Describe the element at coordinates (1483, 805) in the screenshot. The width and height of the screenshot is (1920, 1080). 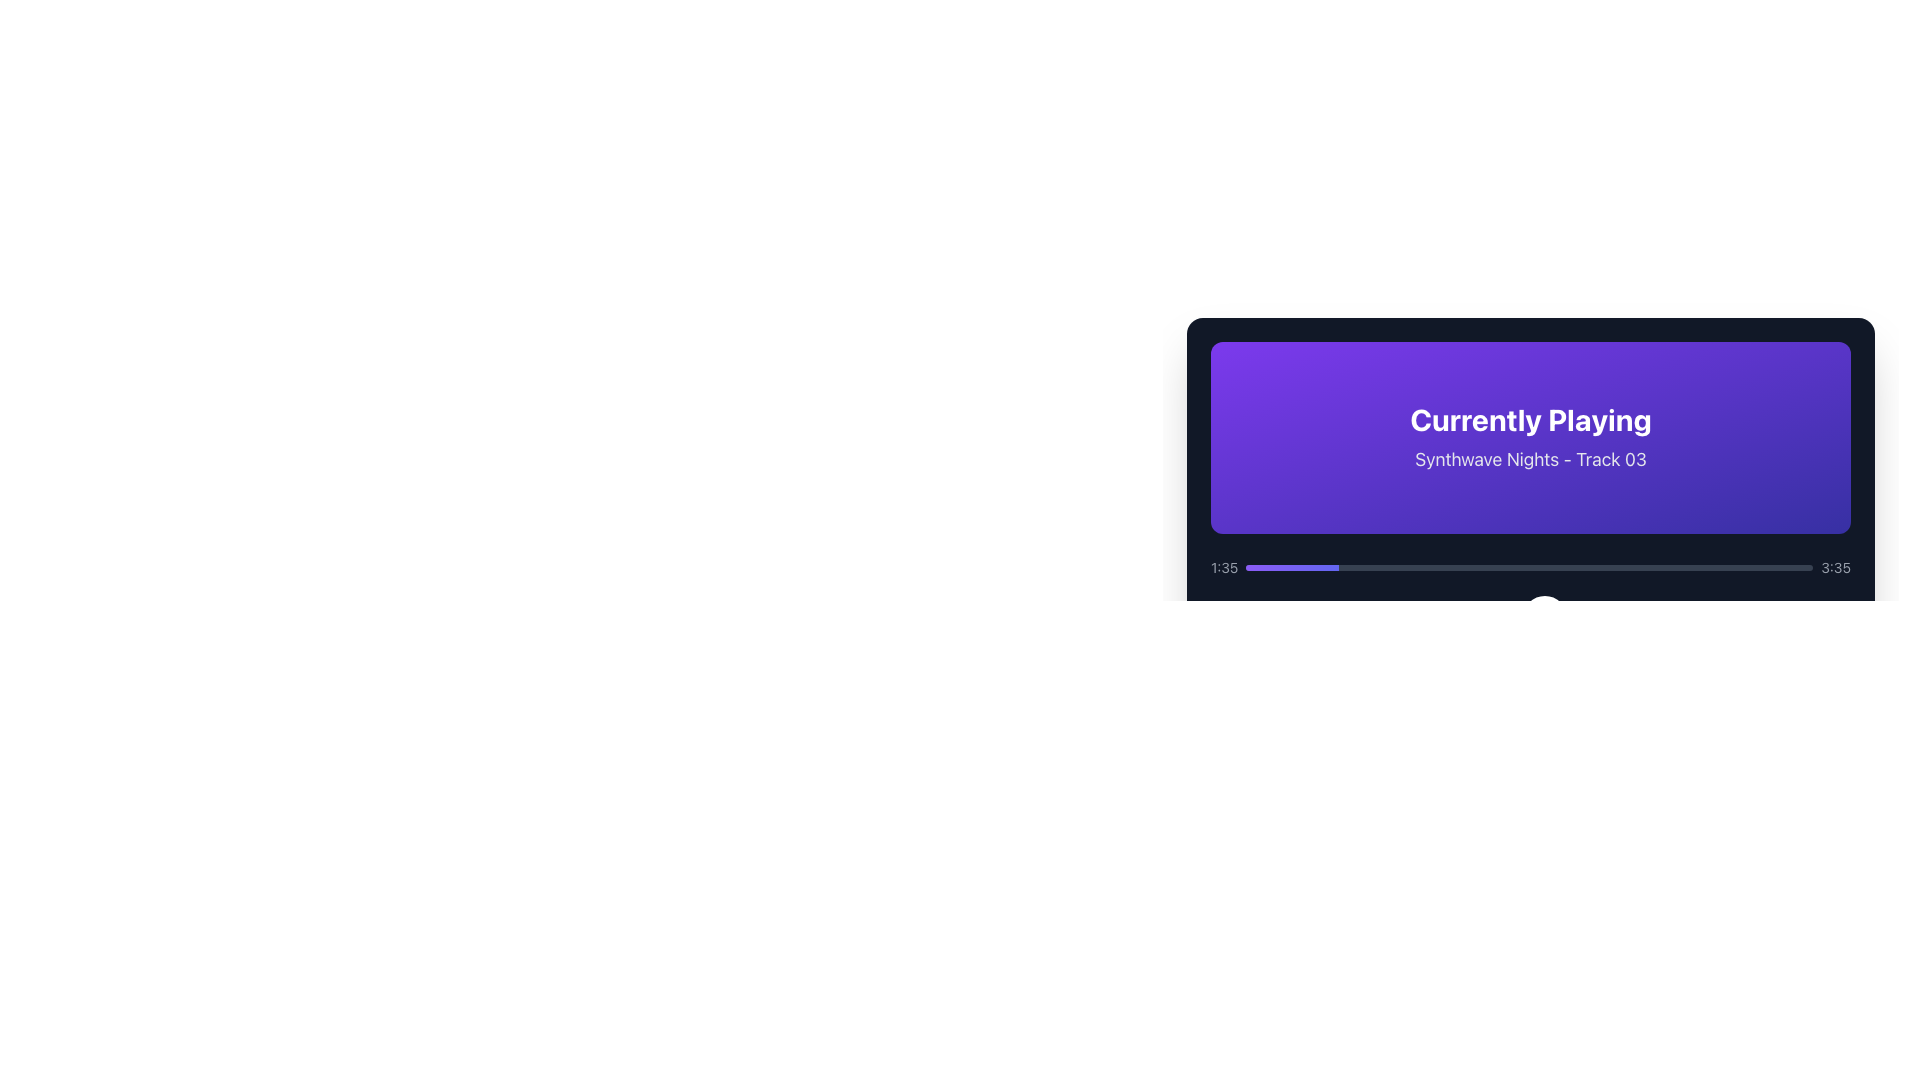
I see `'Various Artists' text label, which is styled in gray and located below the 'Synthwave Nights' text, using developer tools` at that location.